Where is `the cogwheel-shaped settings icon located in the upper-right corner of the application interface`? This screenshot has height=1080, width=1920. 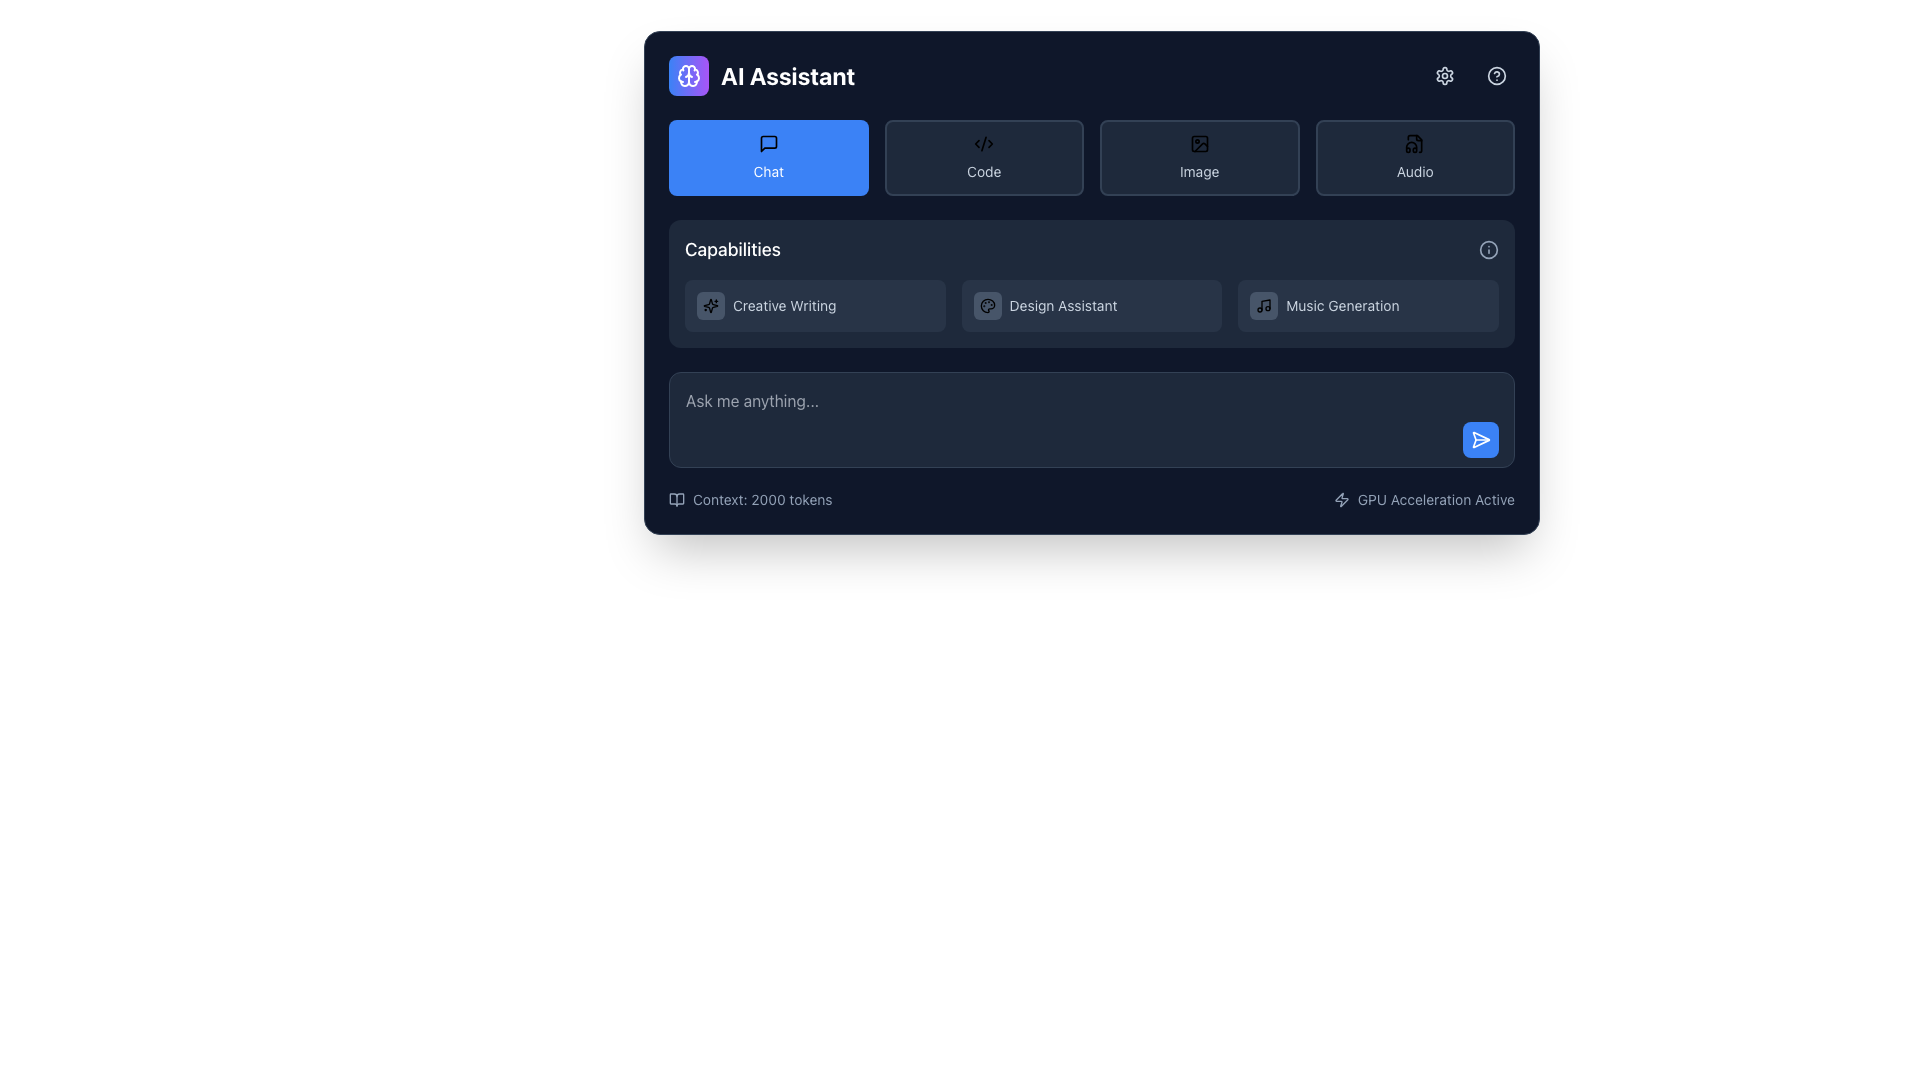
the cogwheel-shaped settings icon located in the upper-right corner of the application interface is located at coordinates (1444, 75).